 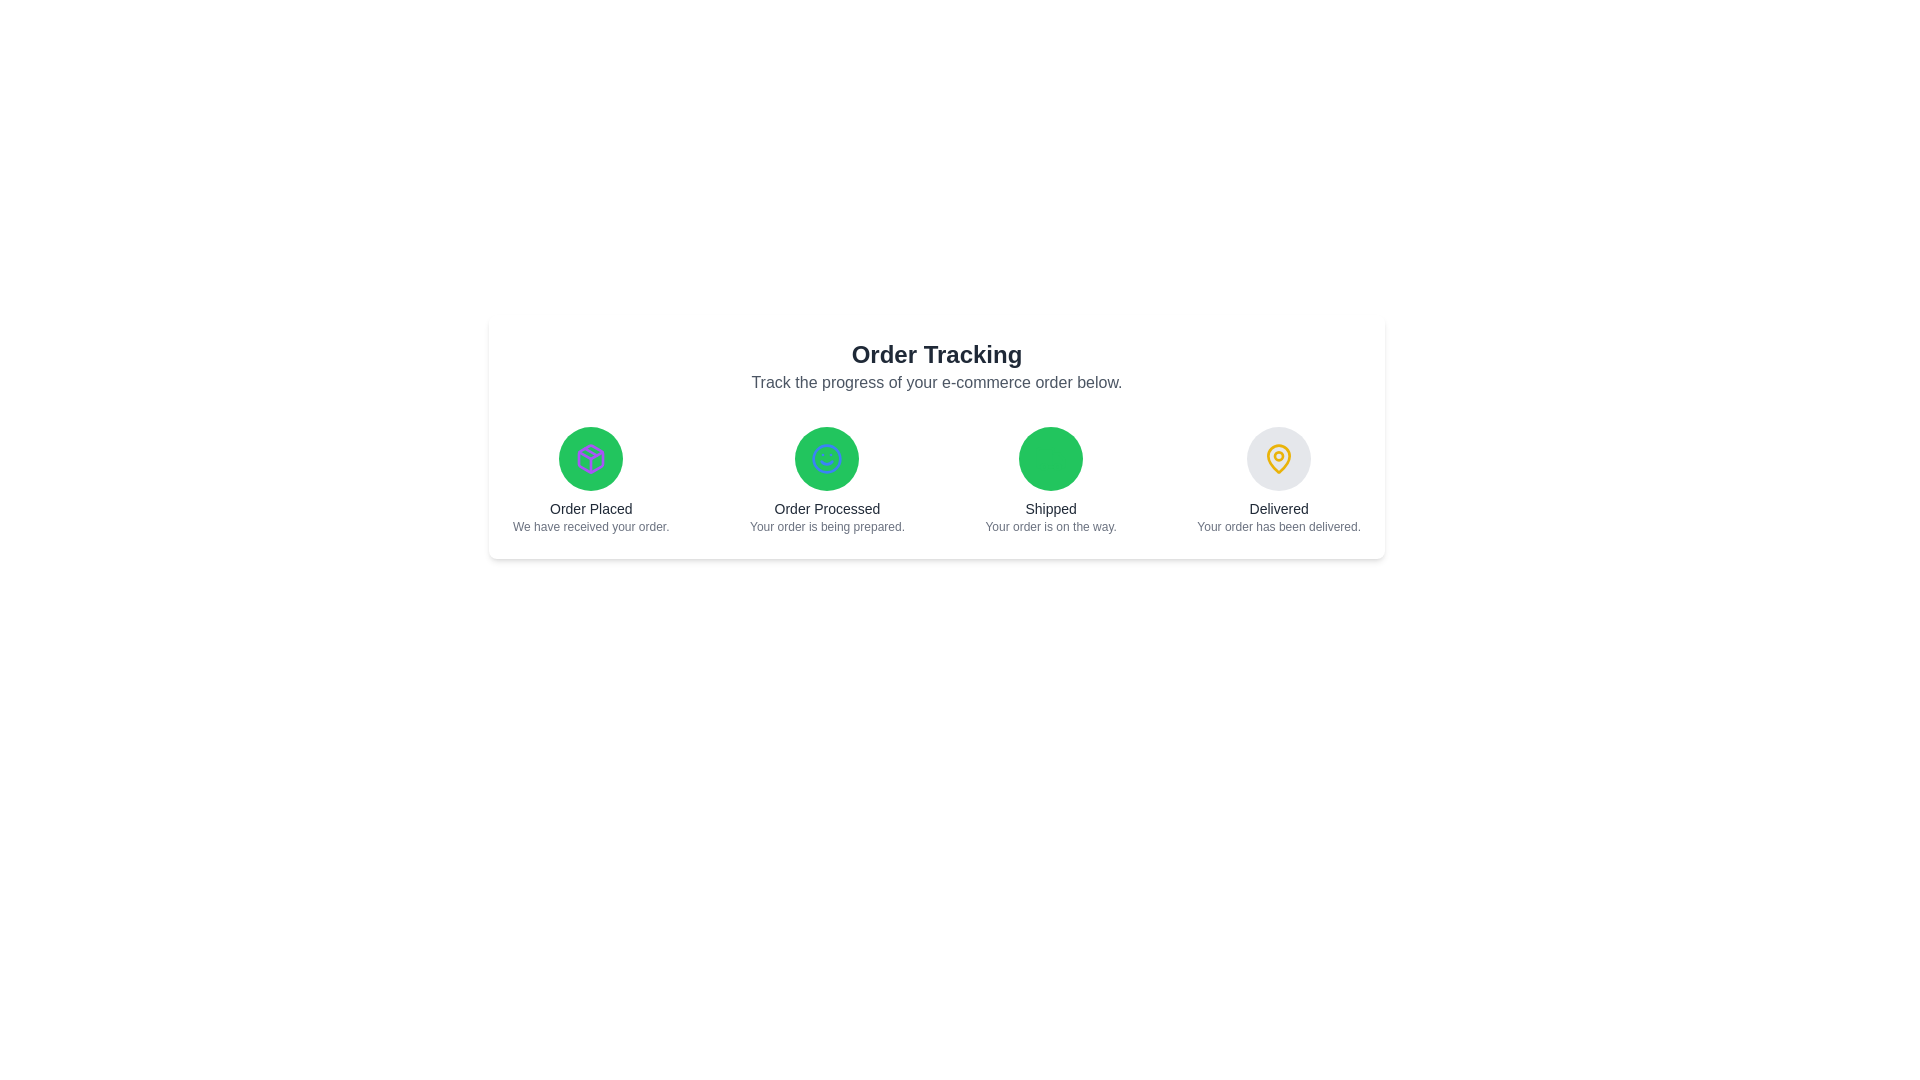 I want to click on the circular button-like UI component with a gray background and a yellow map pin icon, located in the 'Delivered' status card, positioned at the top center of this card, so click(x=1278, y=459).